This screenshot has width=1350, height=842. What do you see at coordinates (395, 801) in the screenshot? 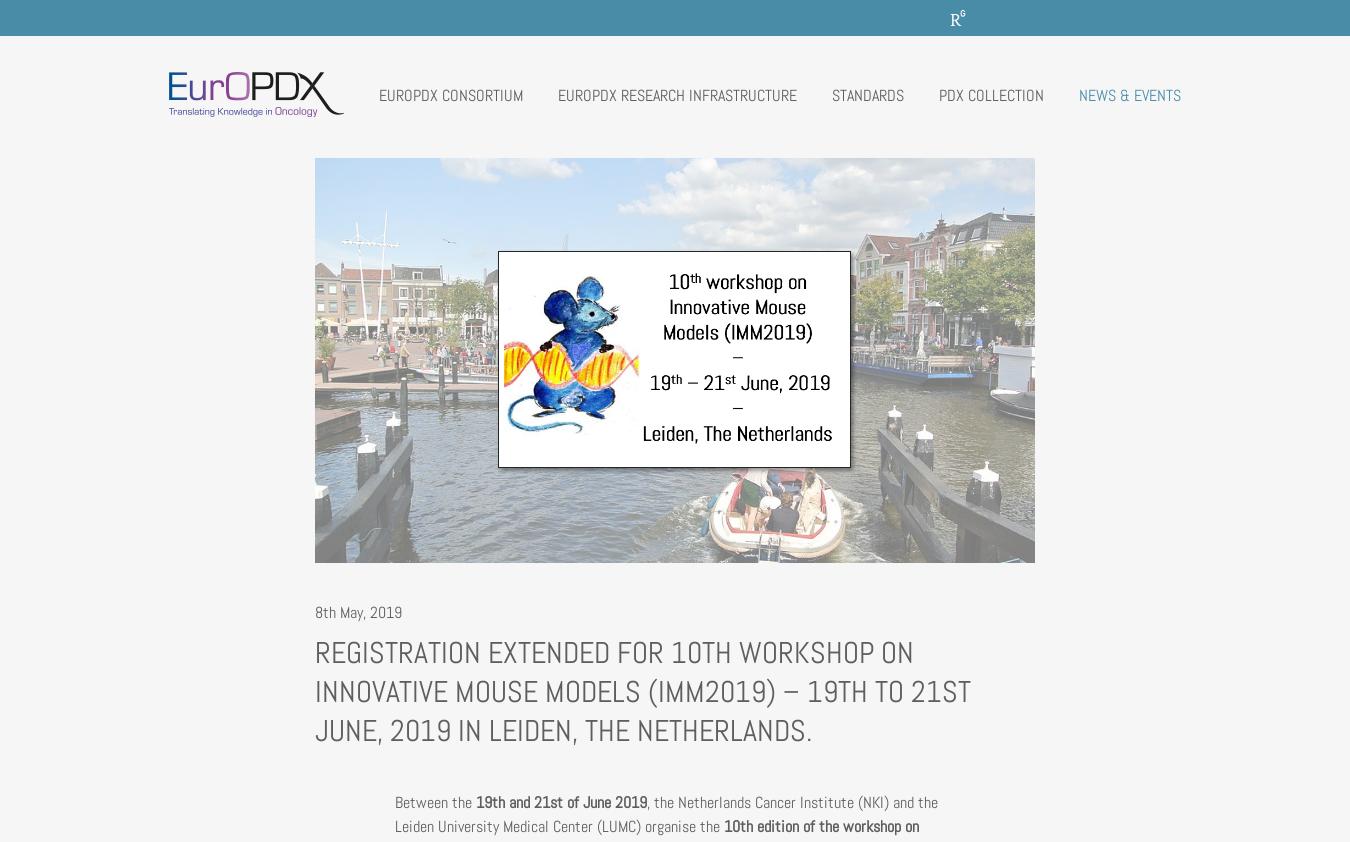
I see `'Between the'` at bounding box center [395, 801].